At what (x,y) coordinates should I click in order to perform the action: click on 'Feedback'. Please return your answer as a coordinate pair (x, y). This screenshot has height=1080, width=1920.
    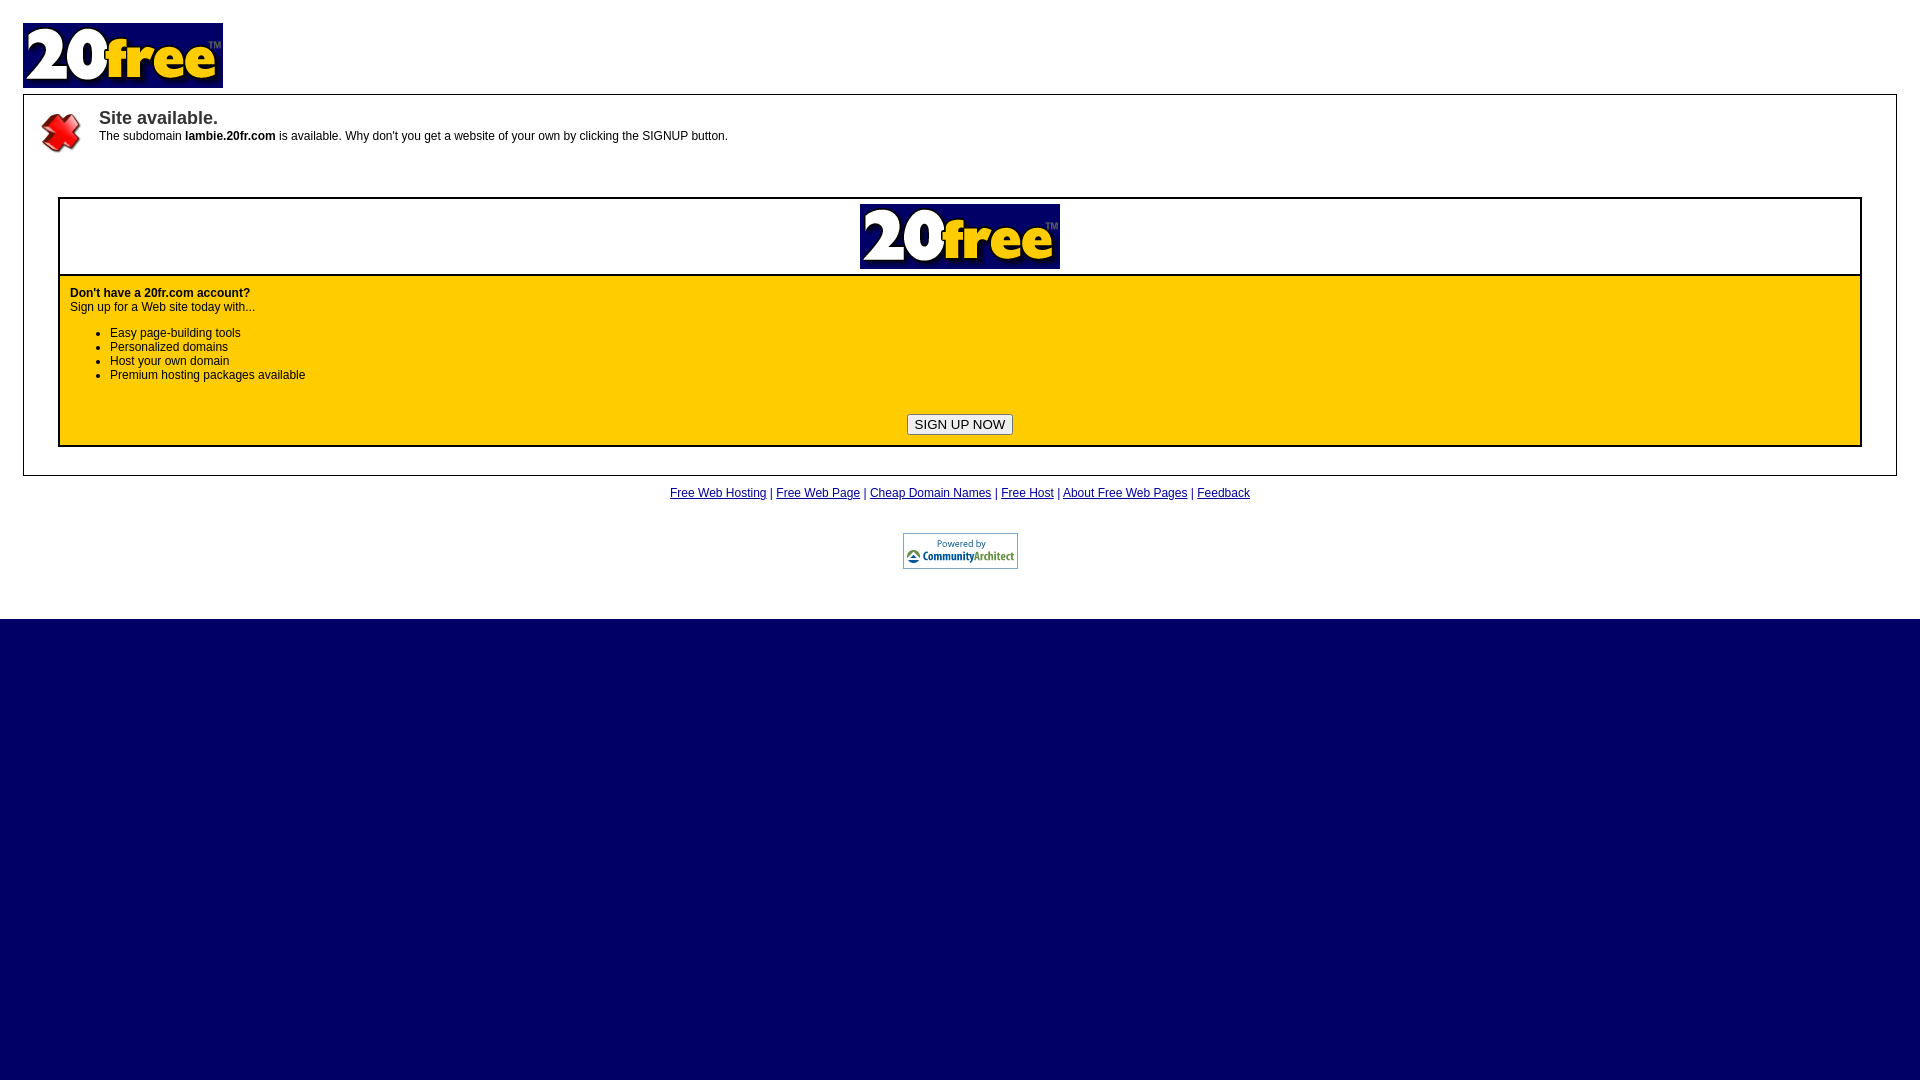
    Looking at the image, I should click on (1222, 493).